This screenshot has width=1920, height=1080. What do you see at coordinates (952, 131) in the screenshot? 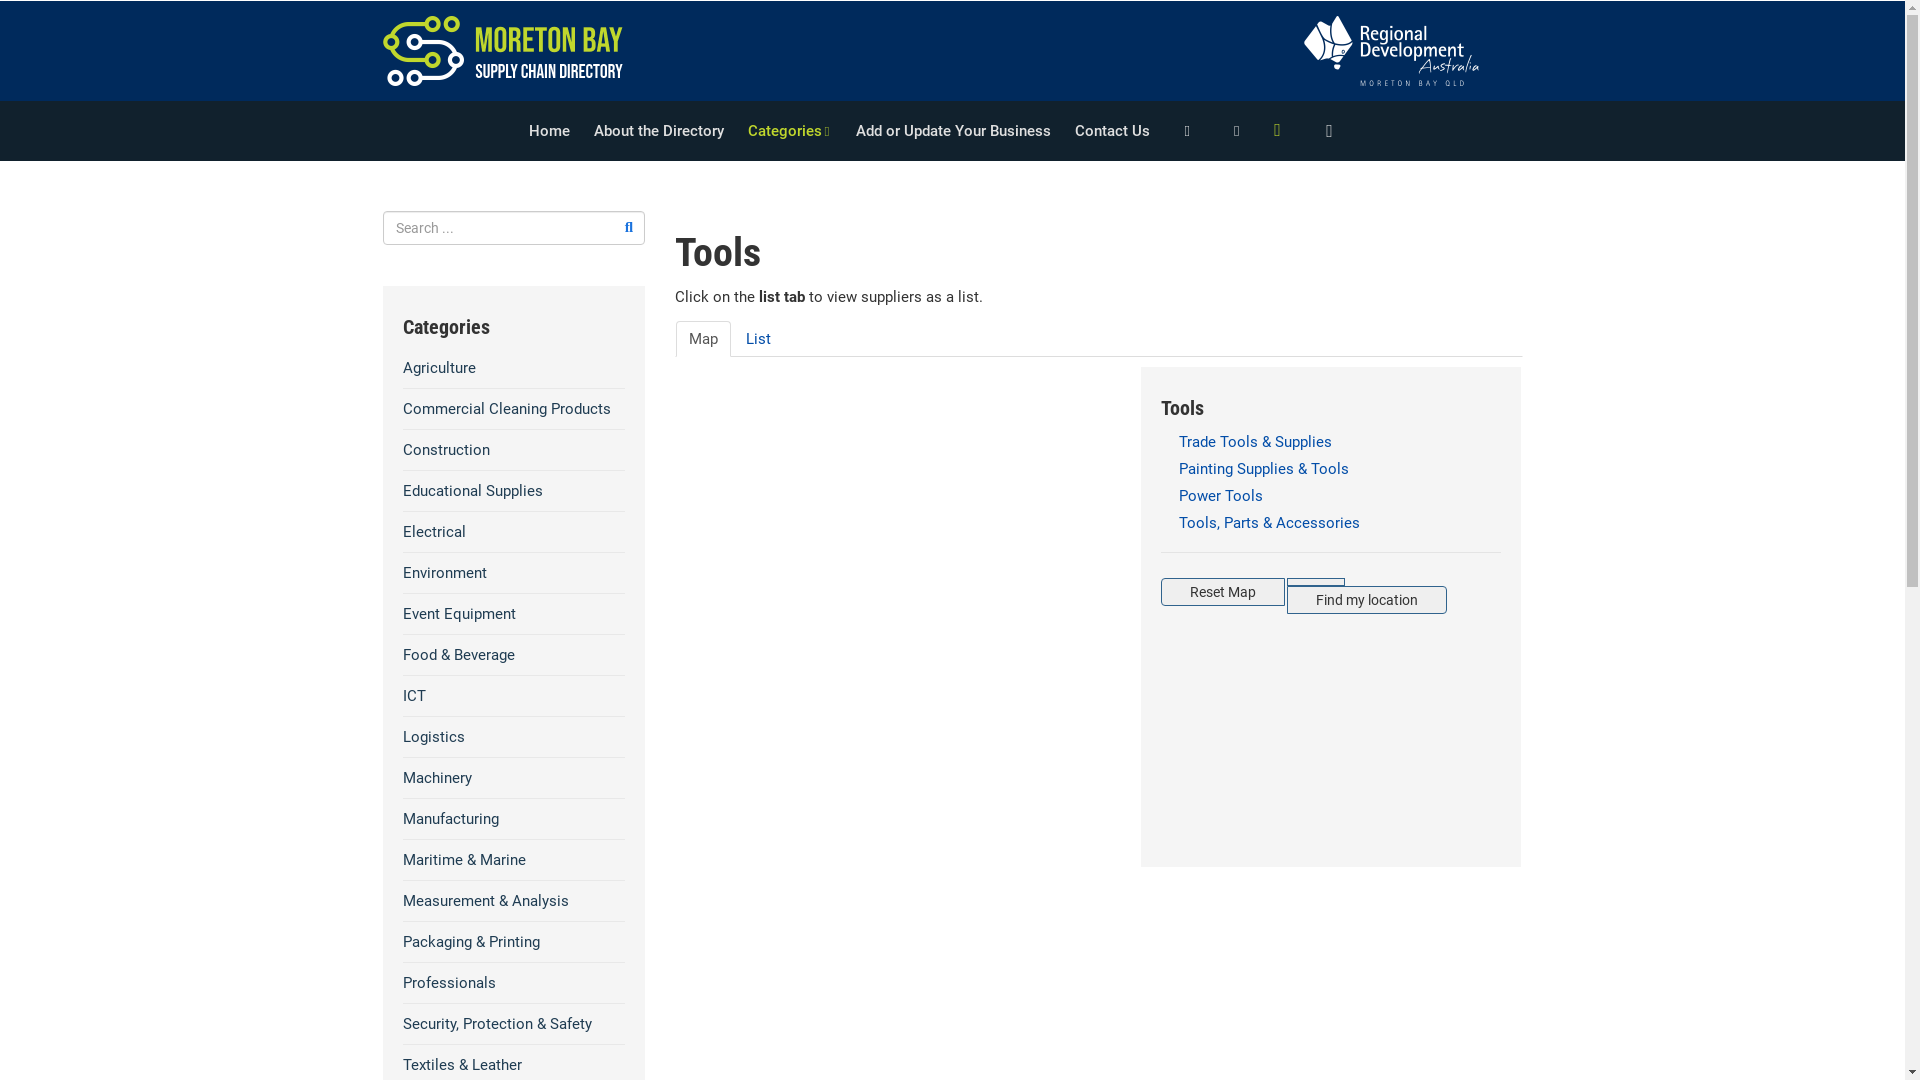
I see `'Add or Update Your Business'` at bounding box center [952, 131].